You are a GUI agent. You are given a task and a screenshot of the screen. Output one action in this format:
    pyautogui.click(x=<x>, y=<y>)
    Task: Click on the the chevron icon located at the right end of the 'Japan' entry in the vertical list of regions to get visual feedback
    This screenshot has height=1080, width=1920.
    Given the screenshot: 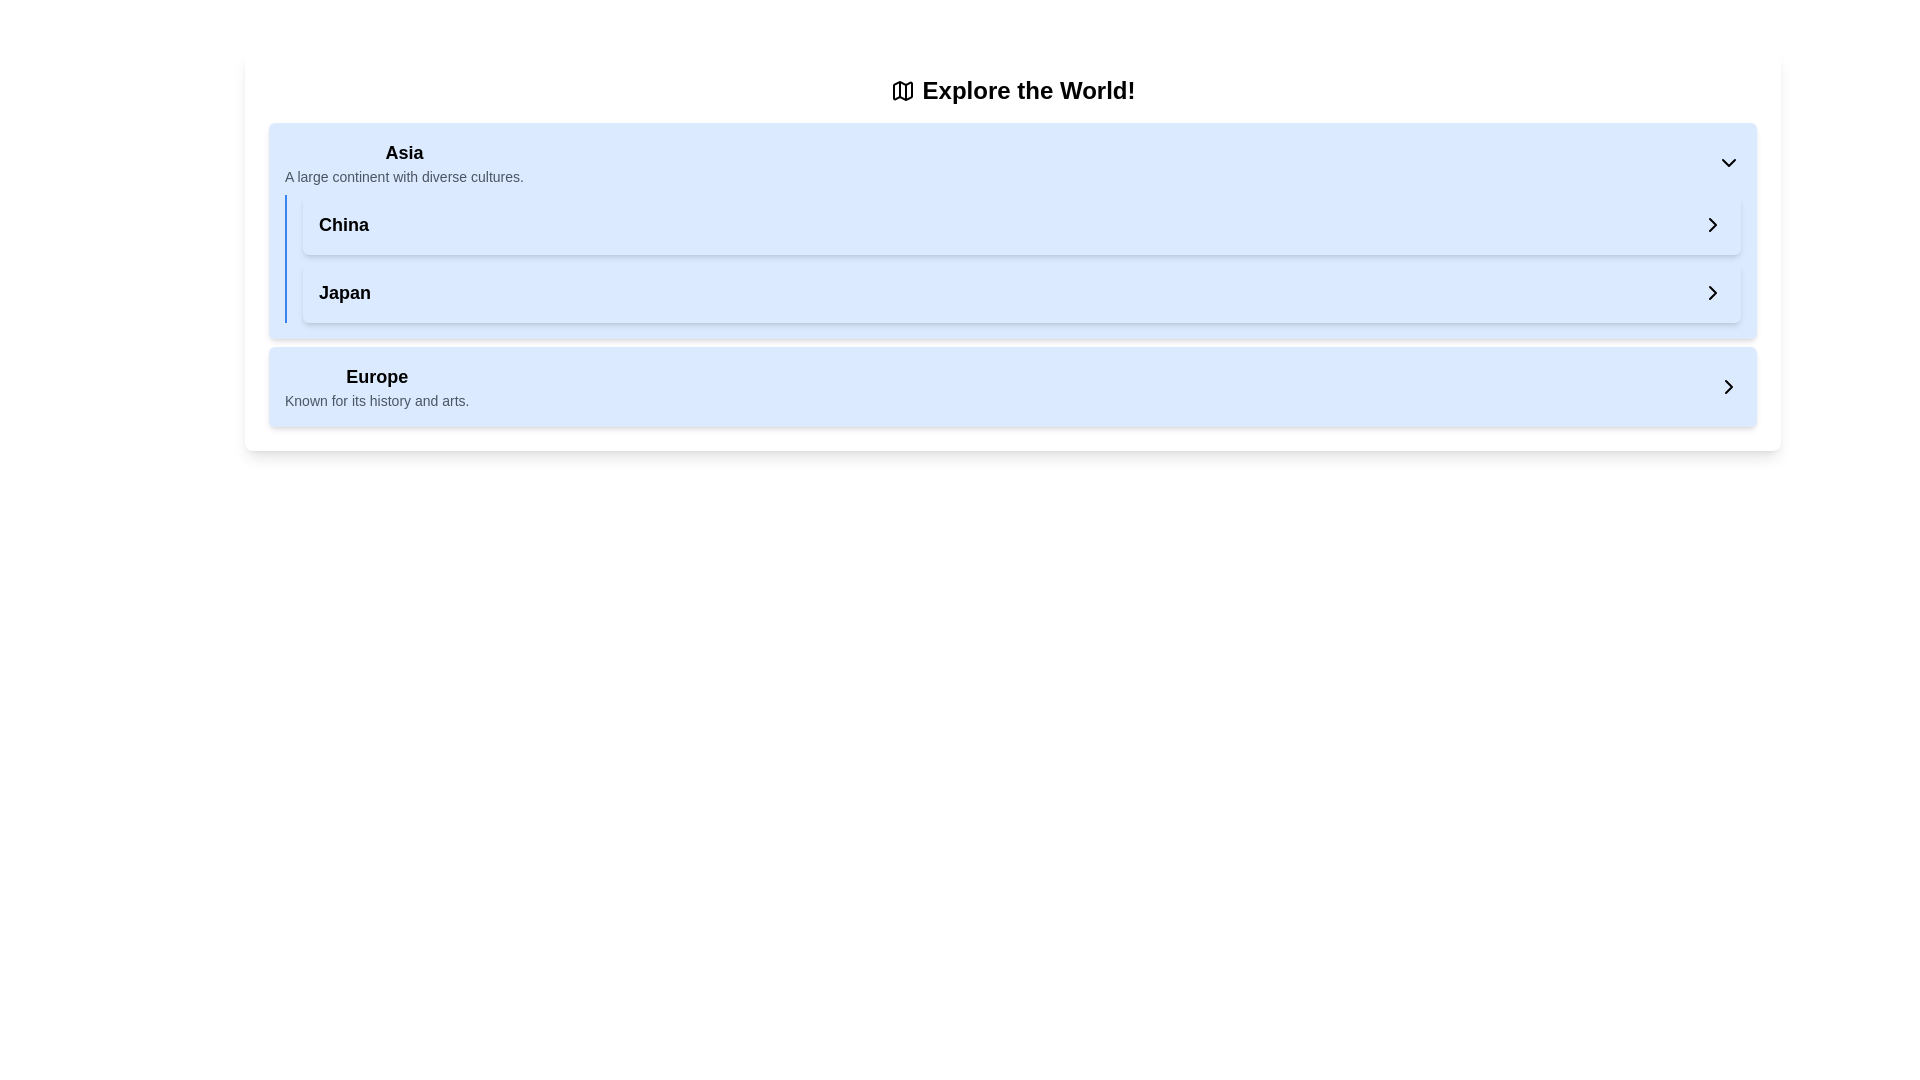 What is the action you would take?
    pyautogui.click(x=1712, y=224)
    